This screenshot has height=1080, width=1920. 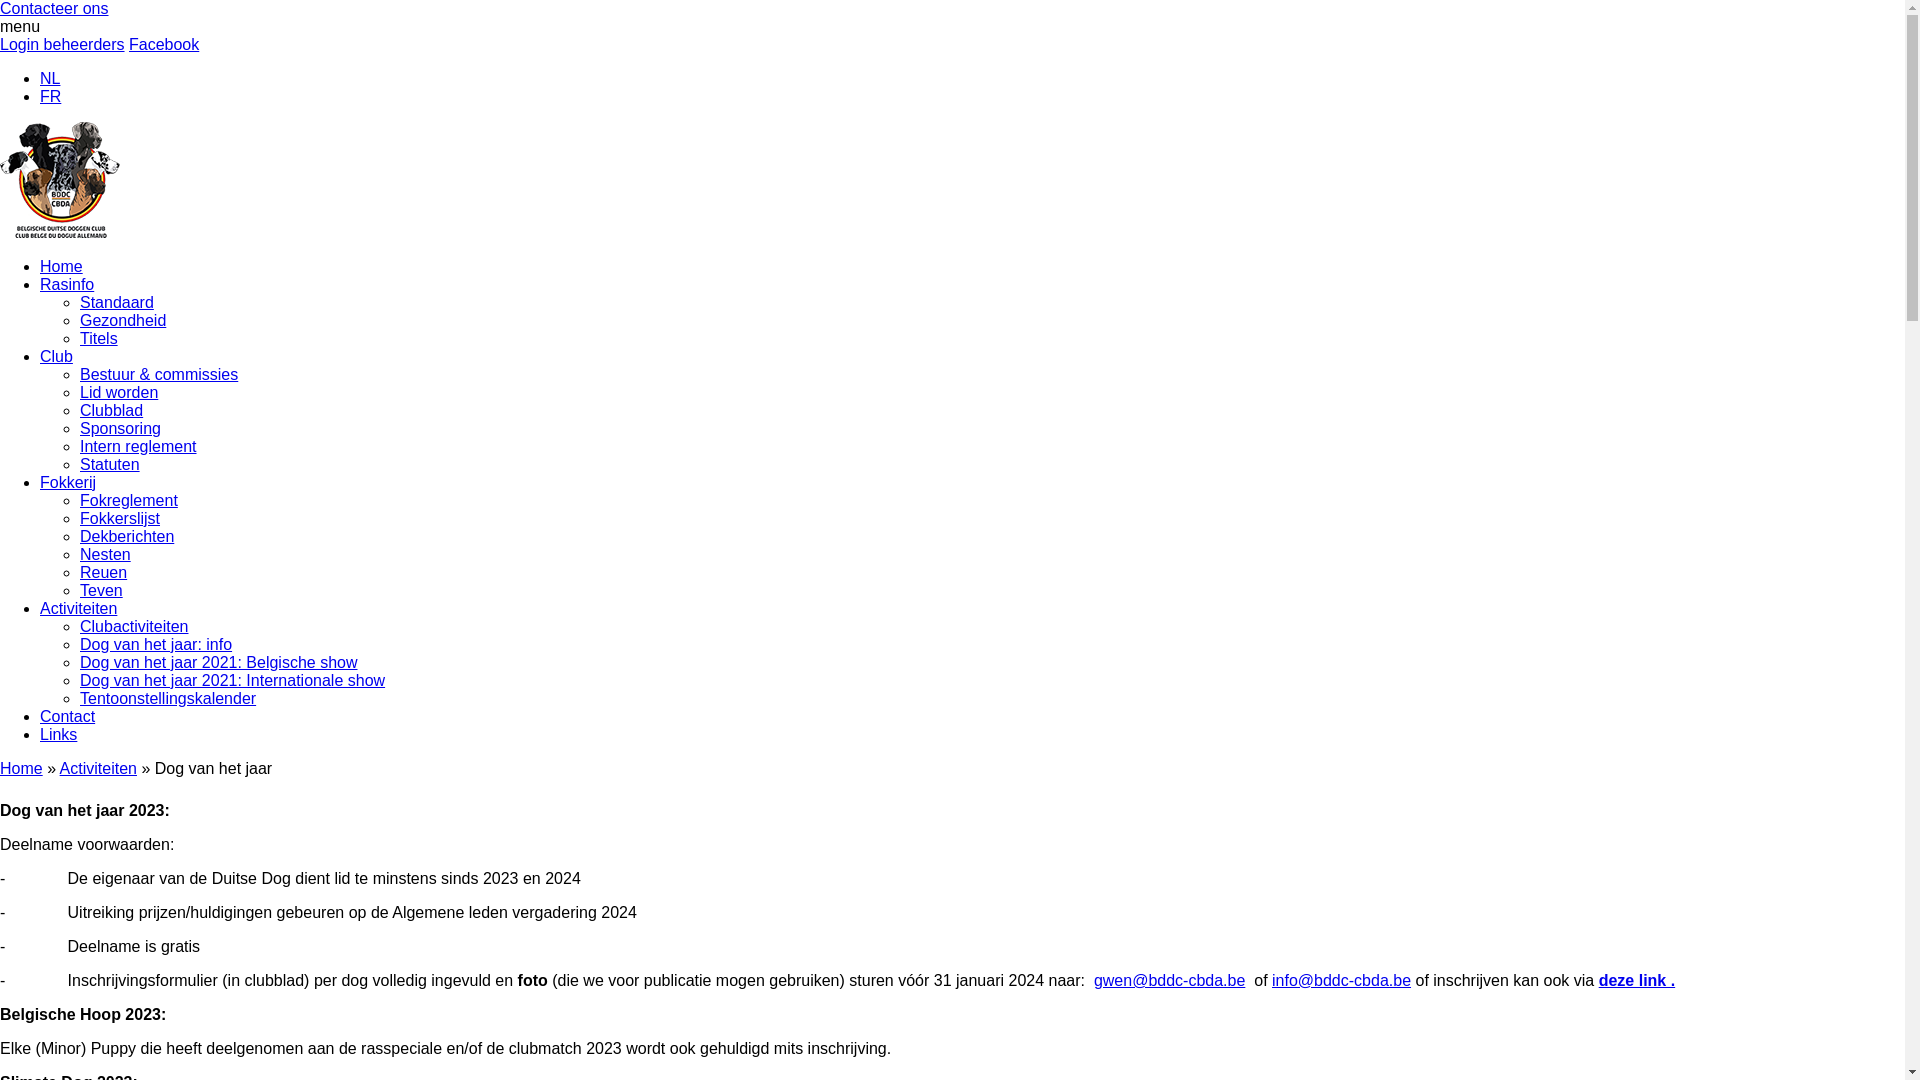 I want to click on 'Home', so click(x=21, y=767).